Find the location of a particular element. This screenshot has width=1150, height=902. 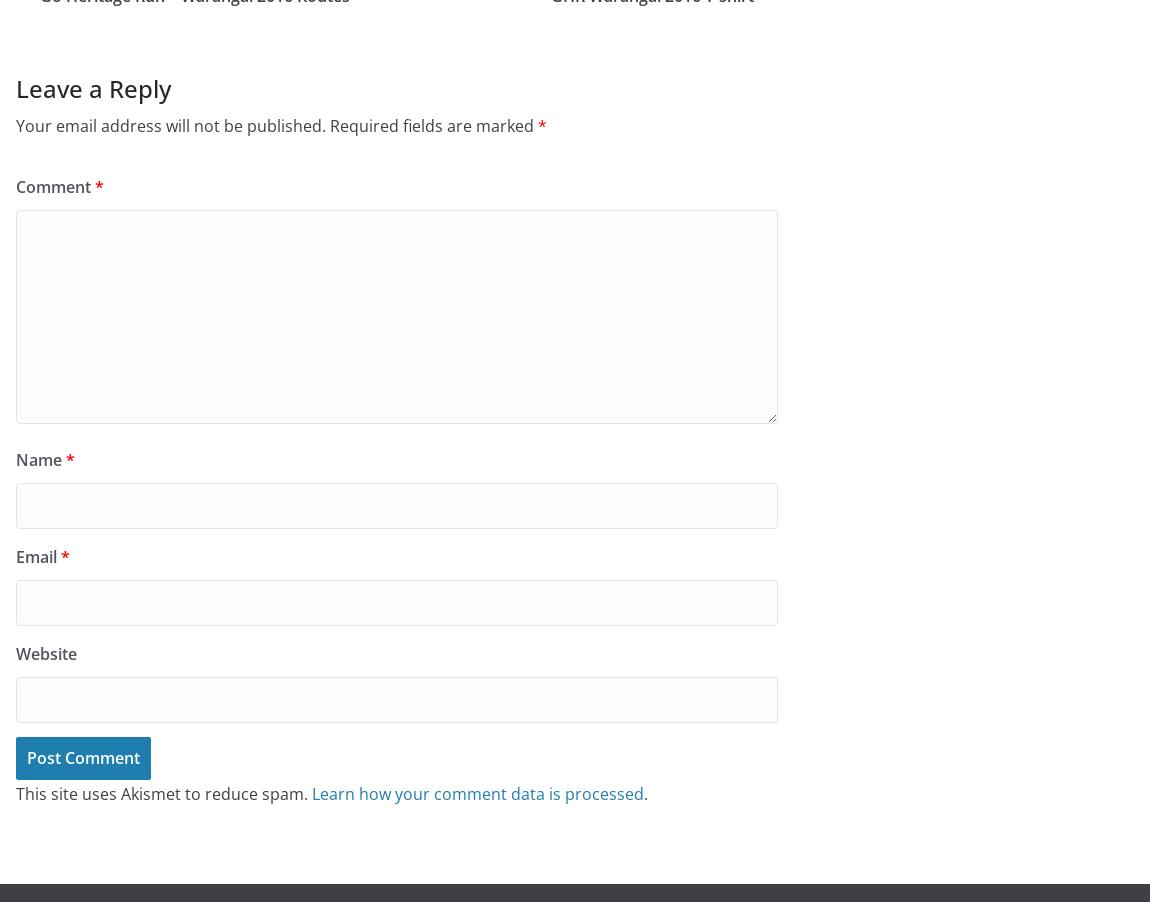

'Comment' is located at coordinates (54, 184).